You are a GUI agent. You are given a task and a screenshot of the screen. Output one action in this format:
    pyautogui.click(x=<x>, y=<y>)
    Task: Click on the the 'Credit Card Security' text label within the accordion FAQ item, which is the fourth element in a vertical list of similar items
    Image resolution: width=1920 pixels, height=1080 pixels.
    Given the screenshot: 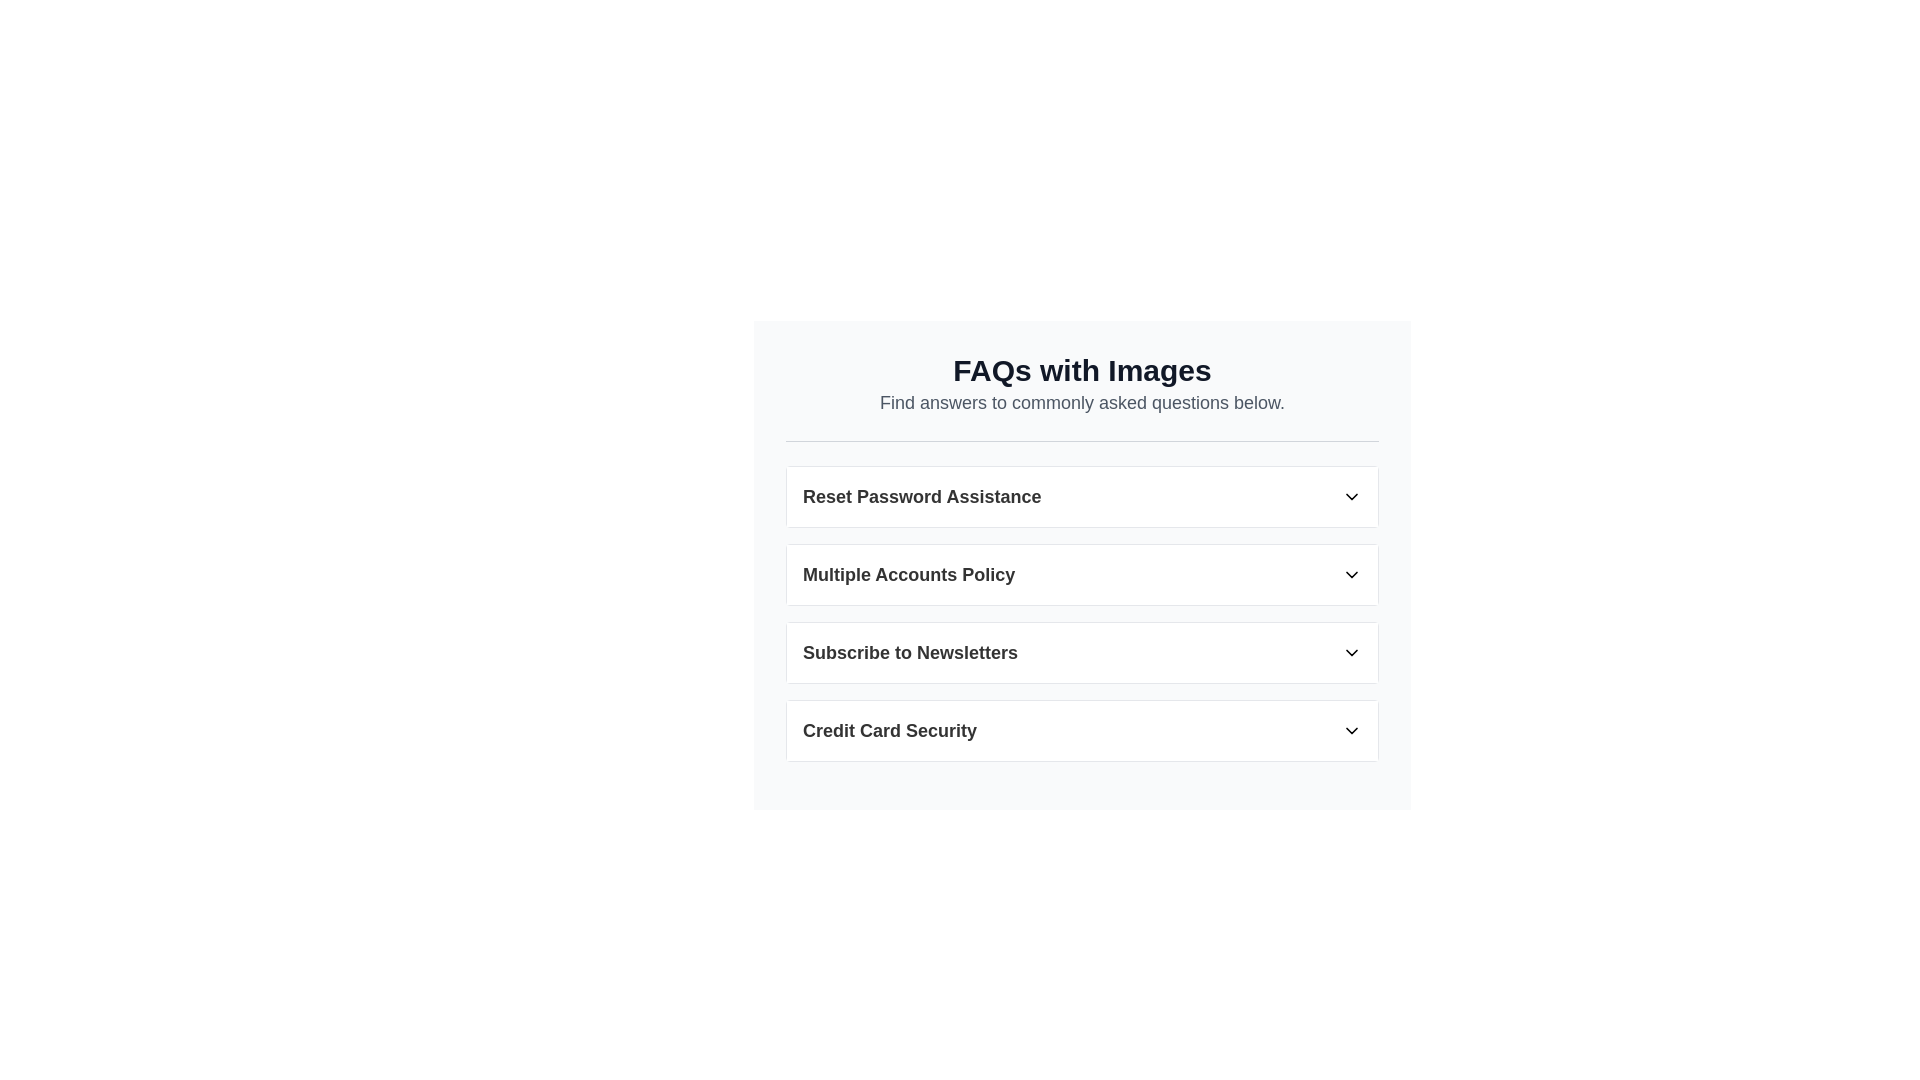 What is the action you would take?
    pyautogui.click(x=889, y=731)
    